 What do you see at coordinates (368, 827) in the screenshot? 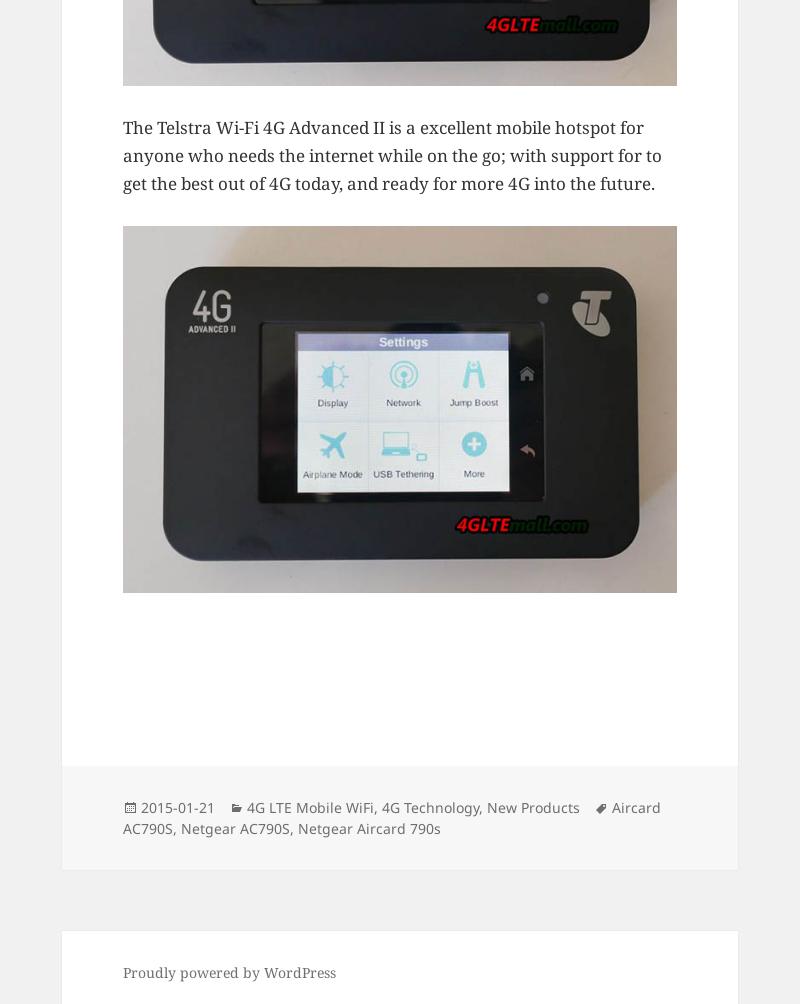
I see `'Netgear Aircard 790s'` at bounding box center [368, 827].